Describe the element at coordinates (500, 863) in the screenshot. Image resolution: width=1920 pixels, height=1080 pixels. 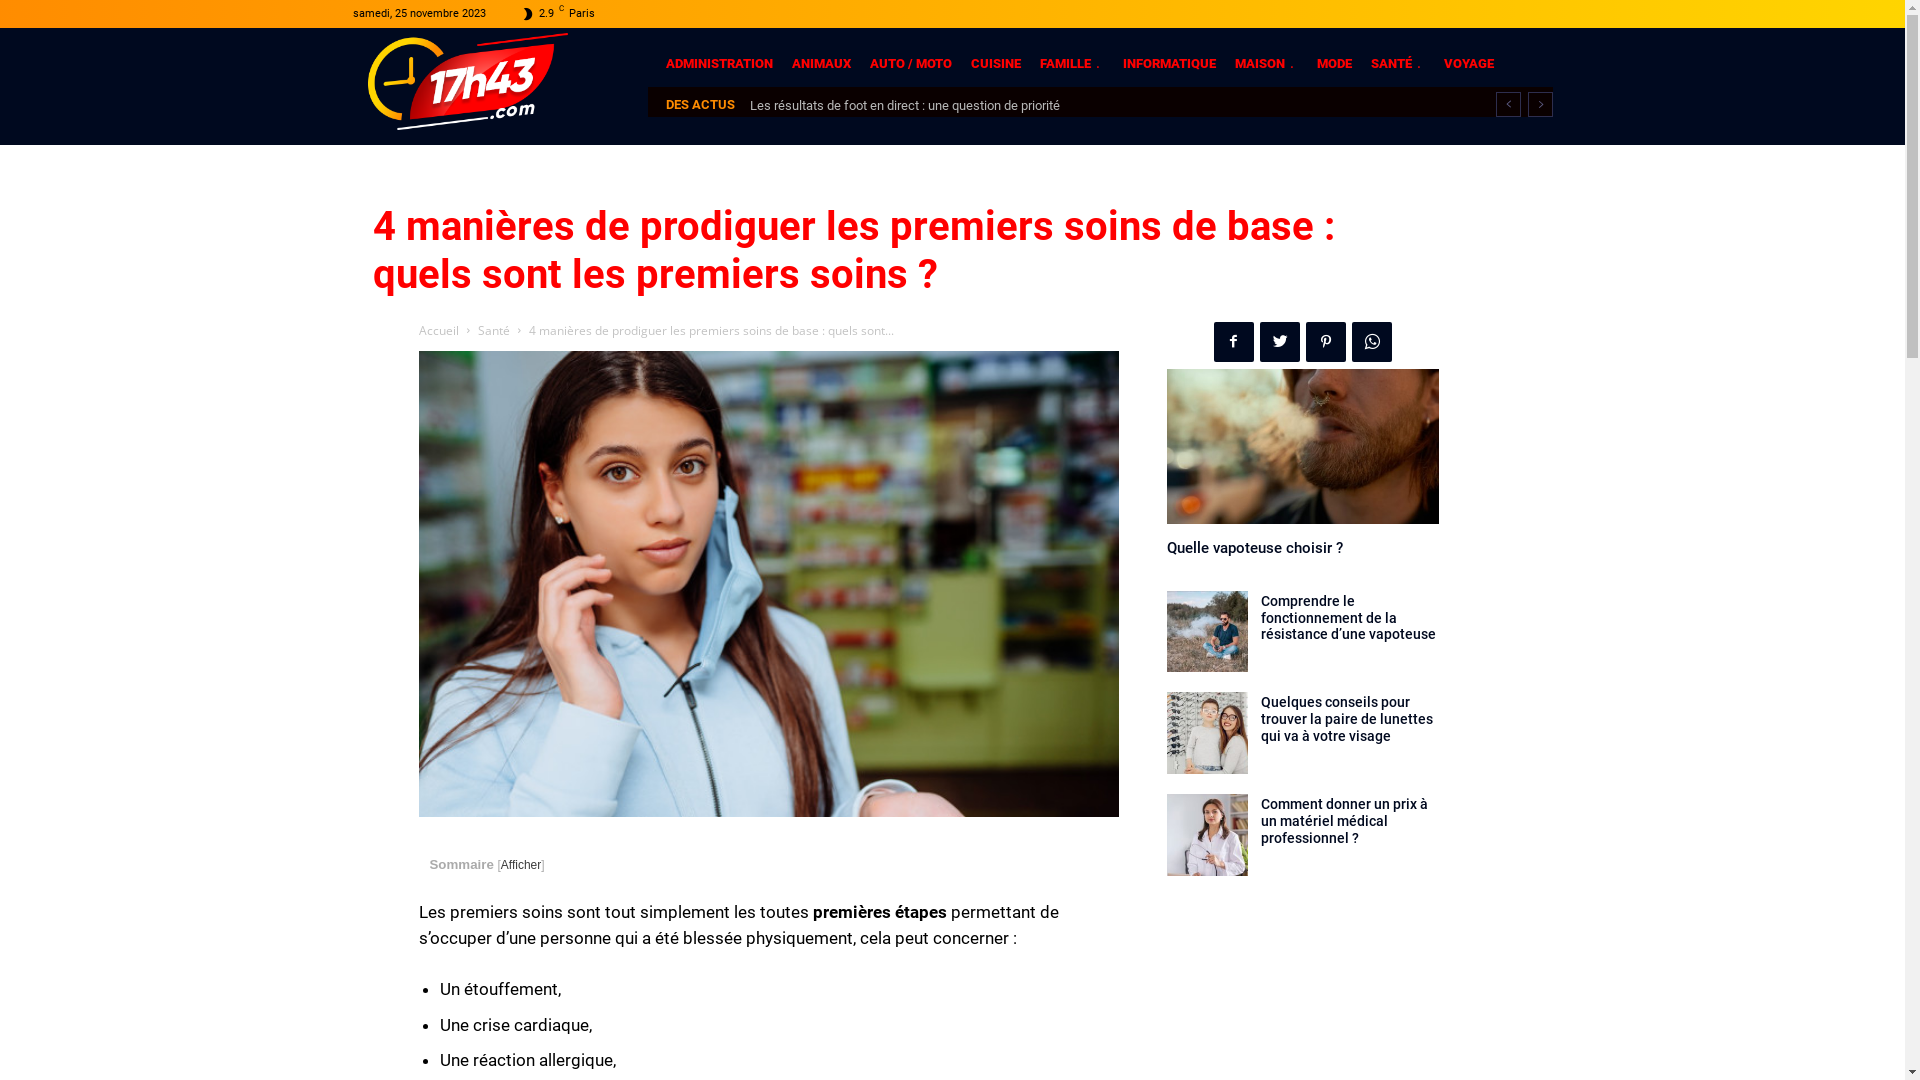
I see `'Afficher'` at that location.